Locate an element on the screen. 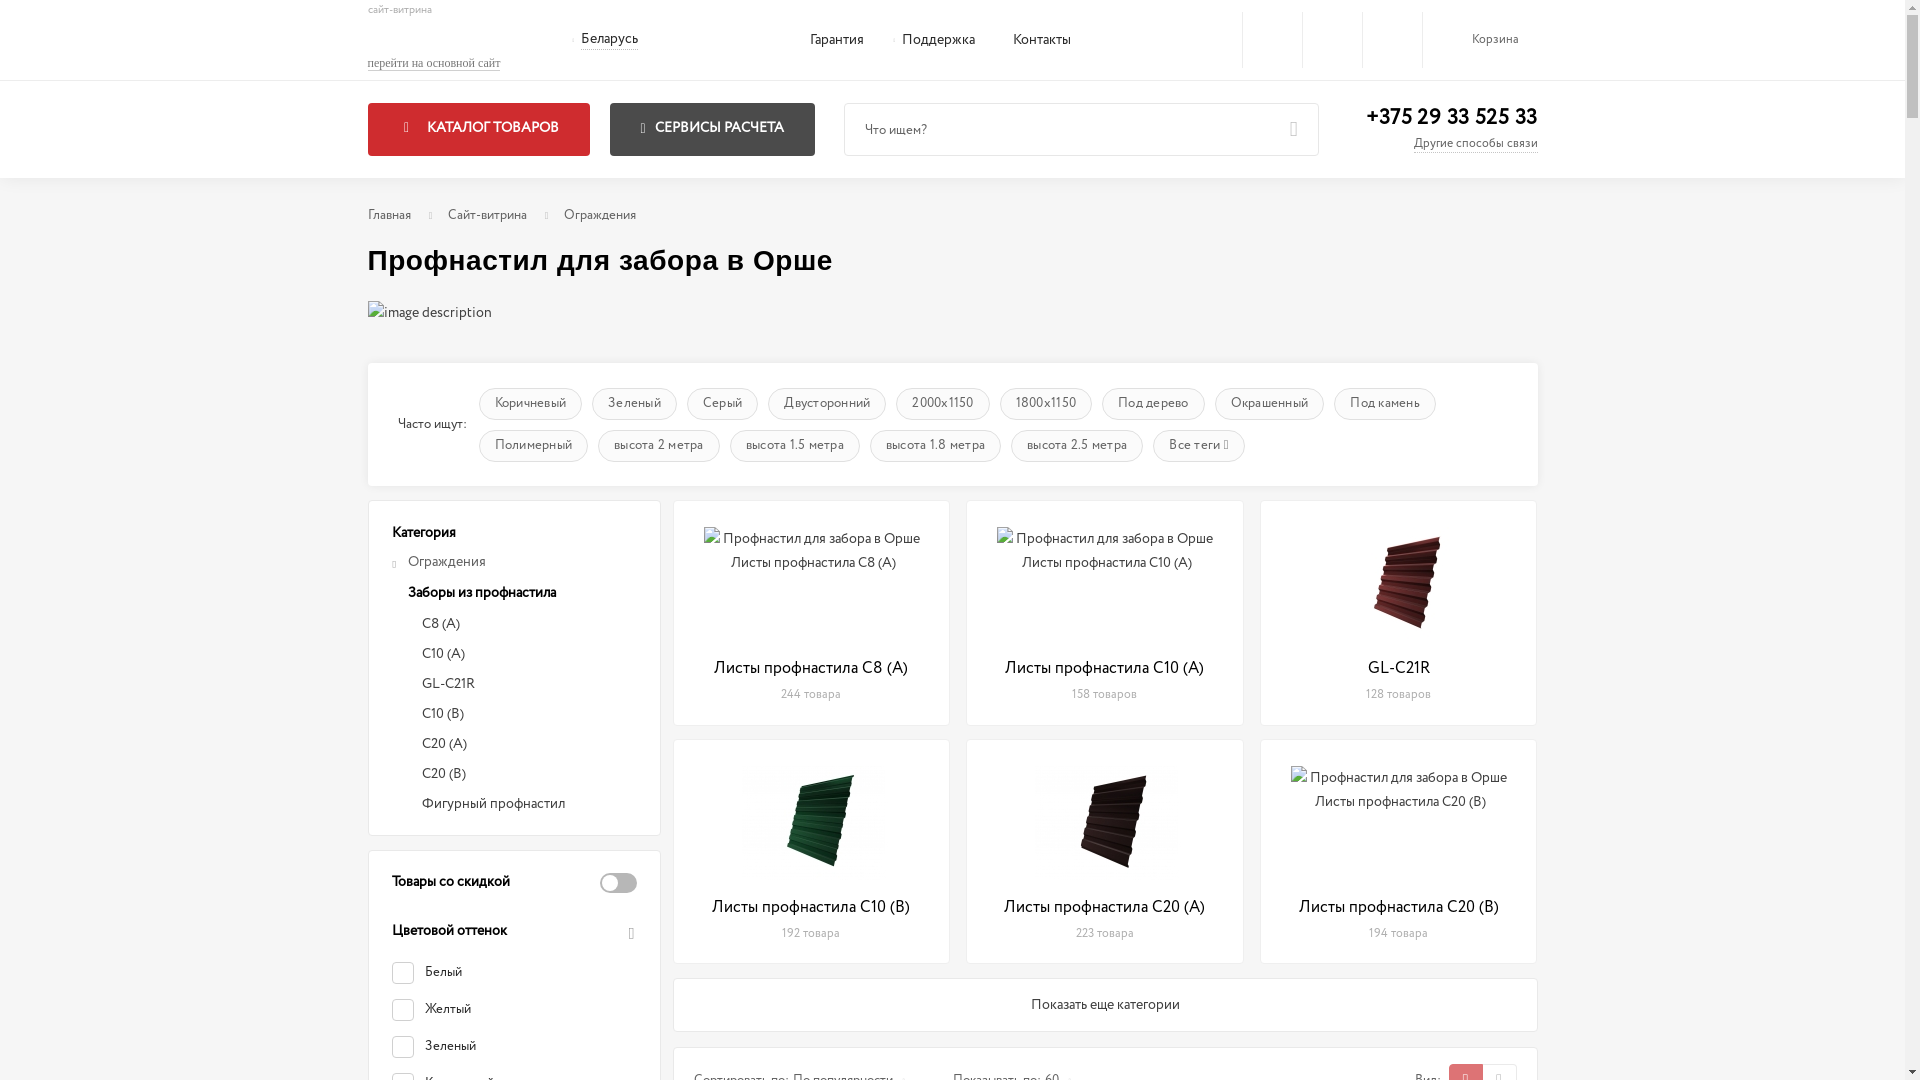 The image size is (1920, 1080). '+375 29 33 525 33' is located at coordinates (1365, 118).